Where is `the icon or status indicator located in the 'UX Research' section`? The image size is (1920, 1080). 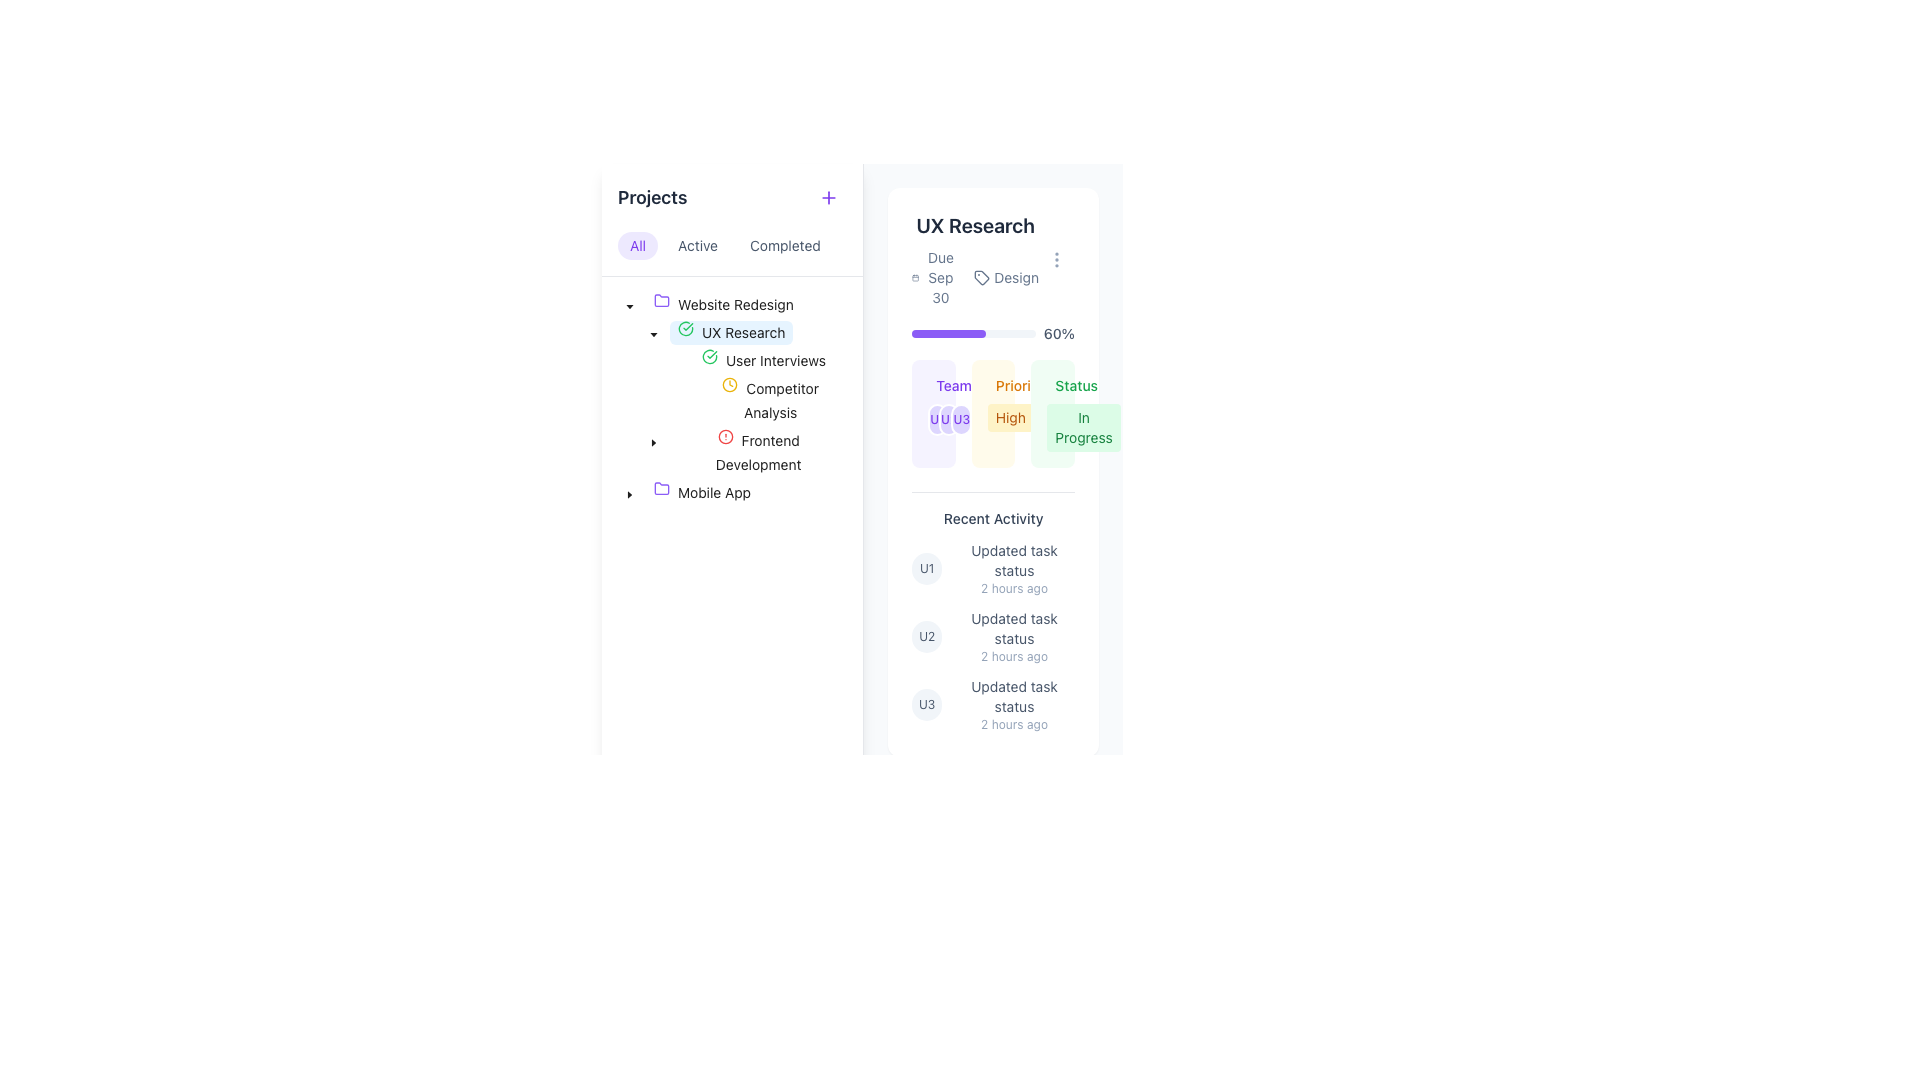 the icon or status indicator located in the 'UX Research' section is located at coordinates (714, 361).